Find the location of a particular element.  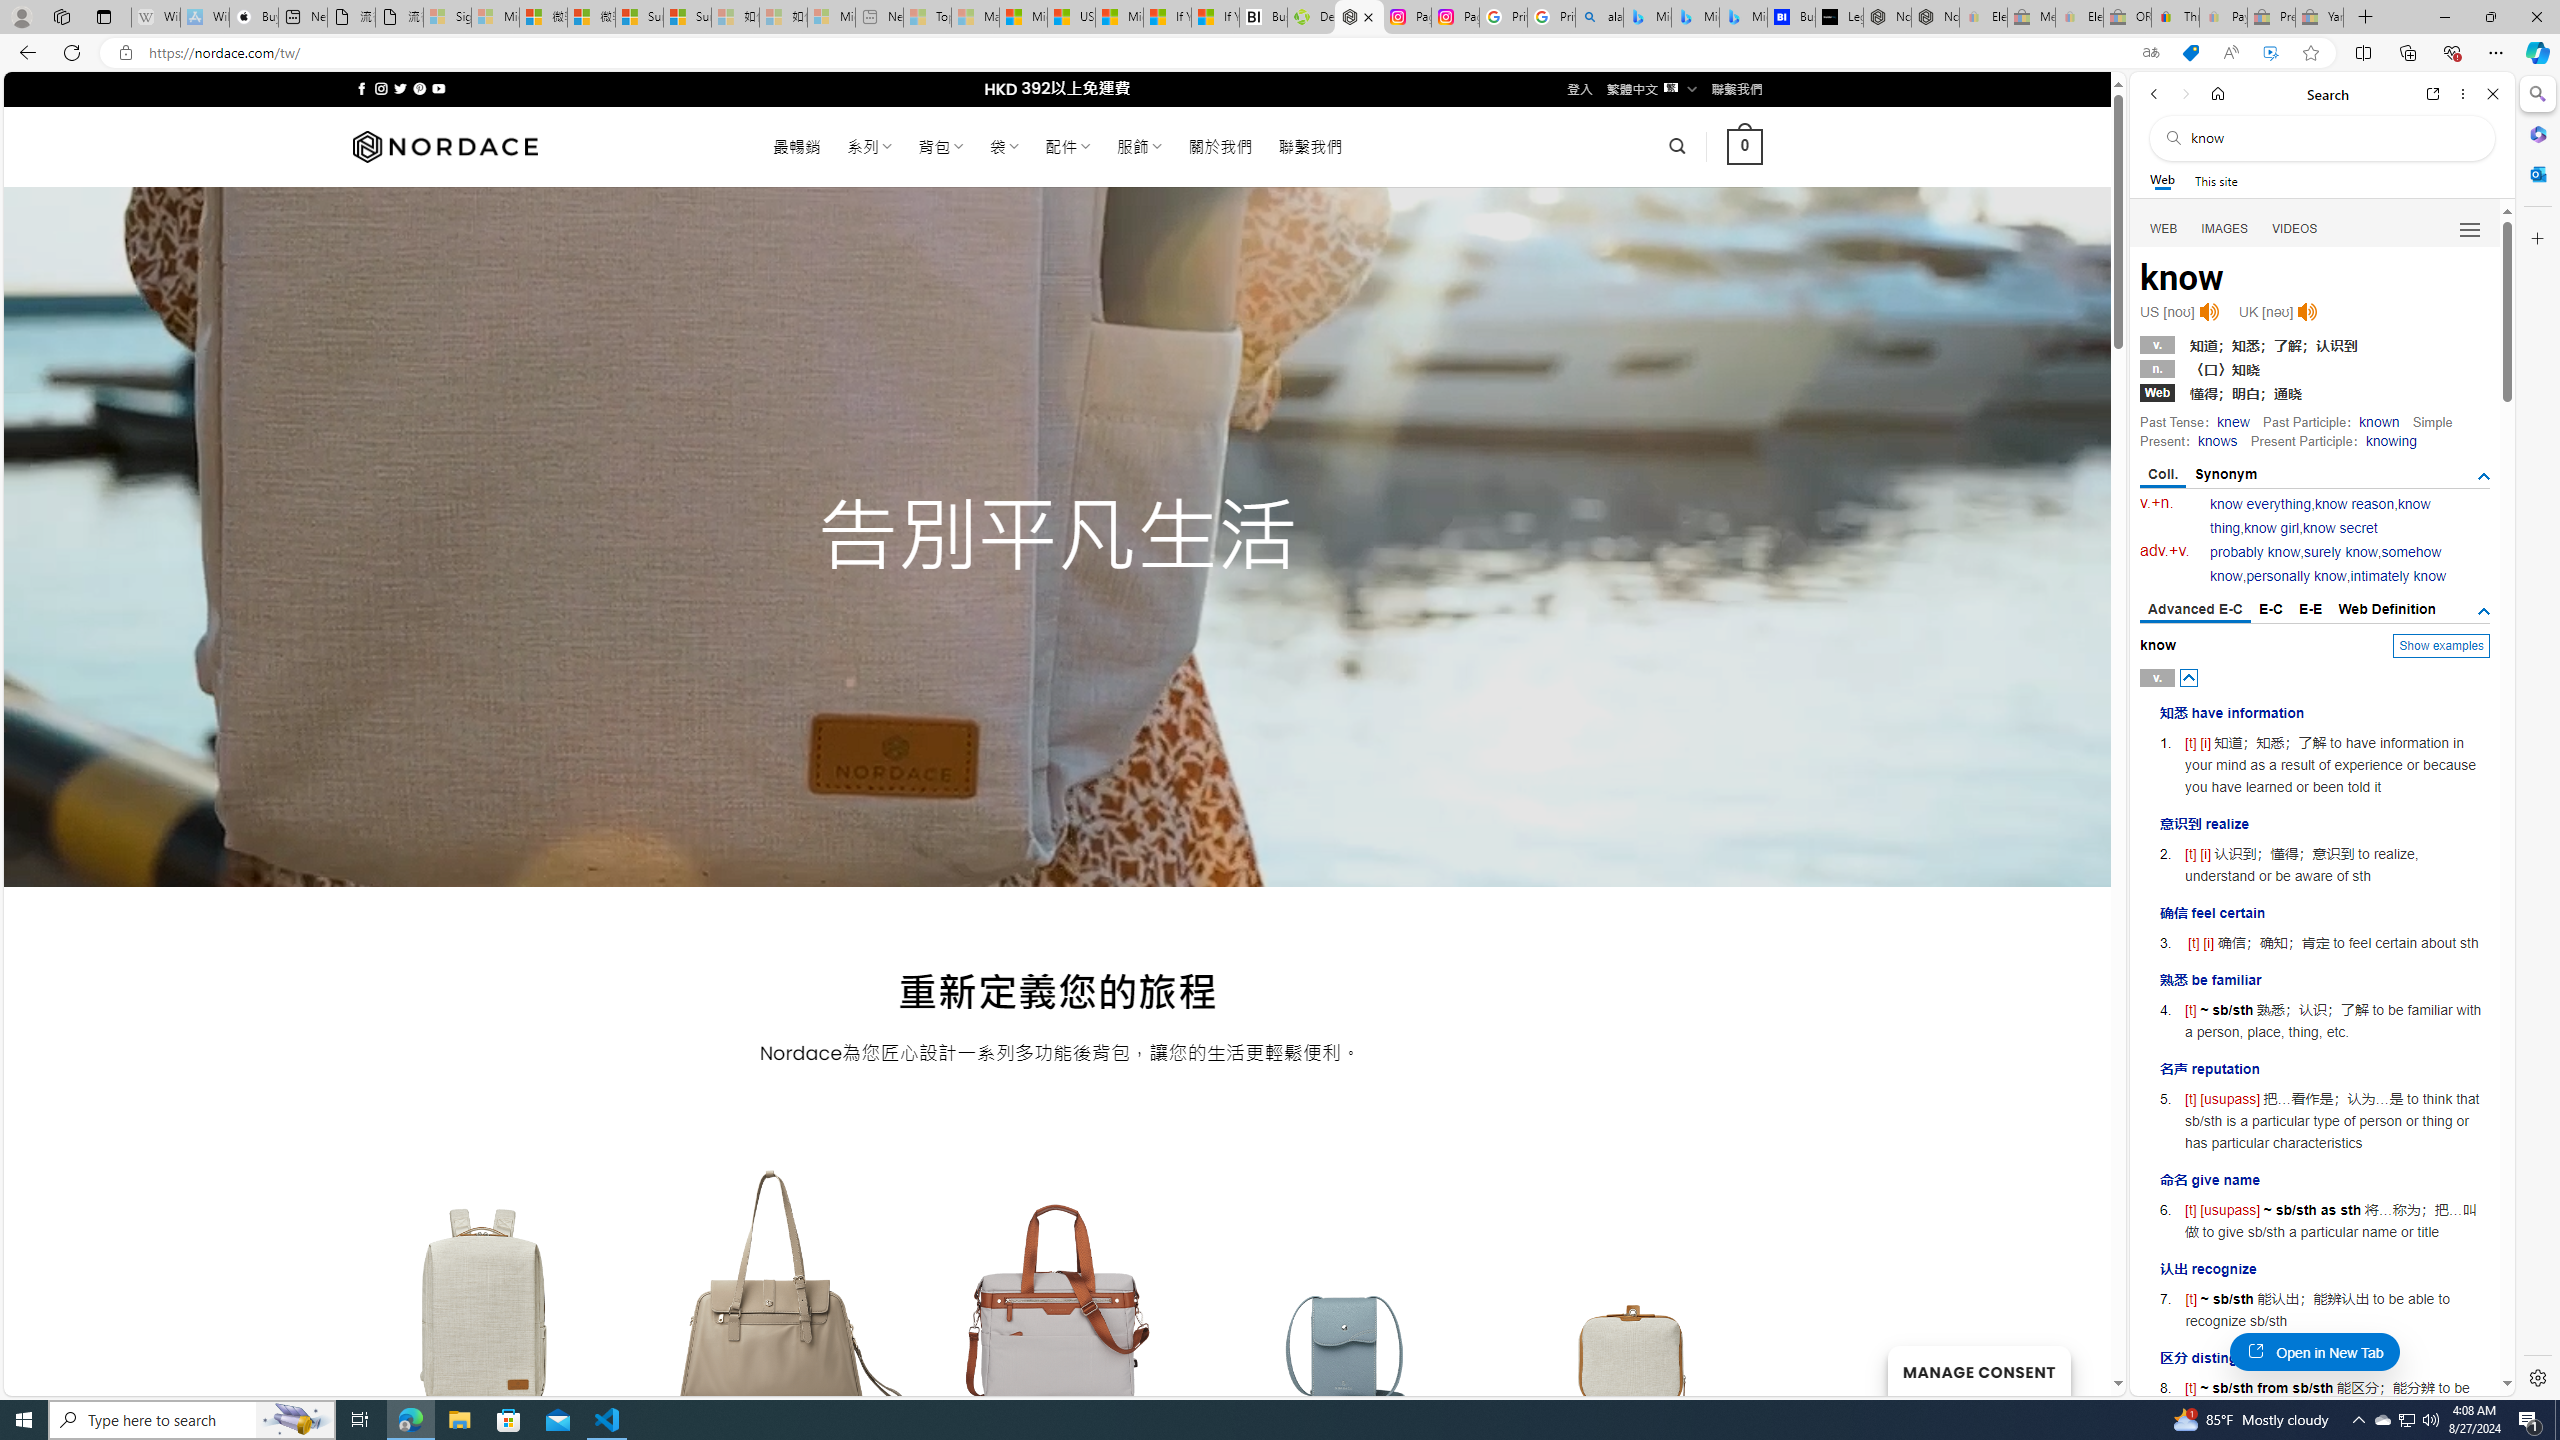

'Enhance video' is located at coordinates (2270, 53).